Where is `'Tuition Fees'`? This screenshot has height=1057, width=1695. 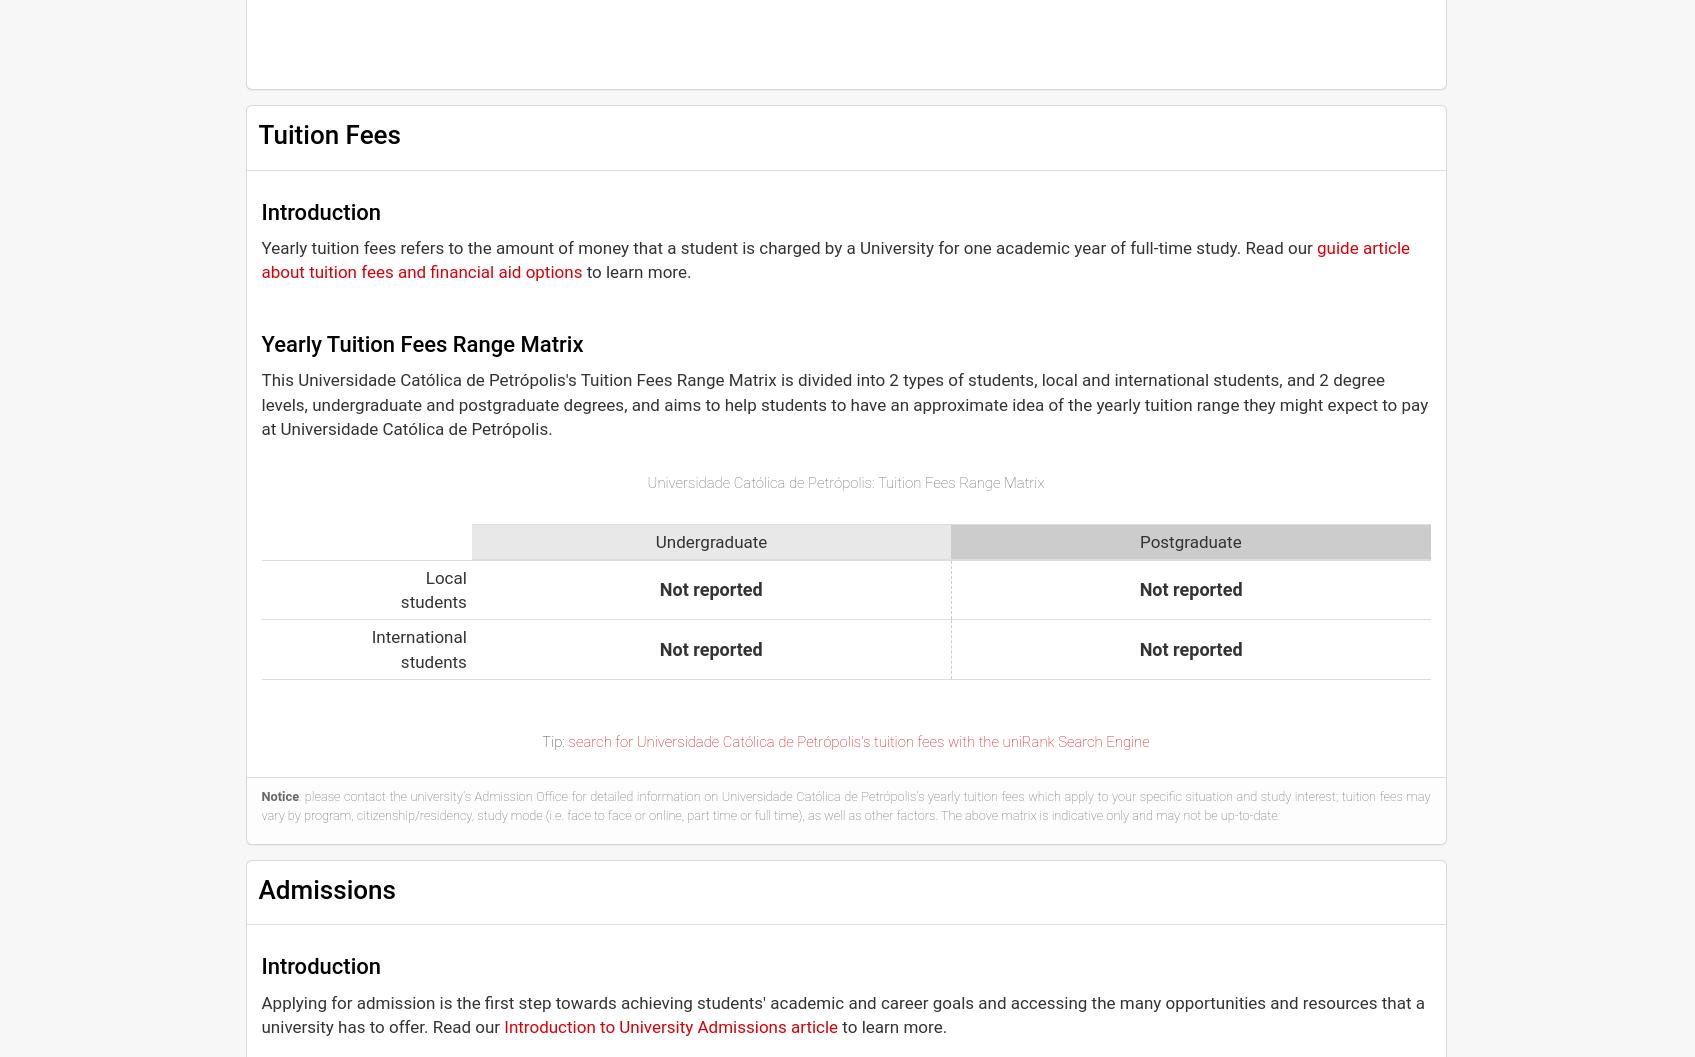 'Tuition Fees' is located at coordinates (327, 133).